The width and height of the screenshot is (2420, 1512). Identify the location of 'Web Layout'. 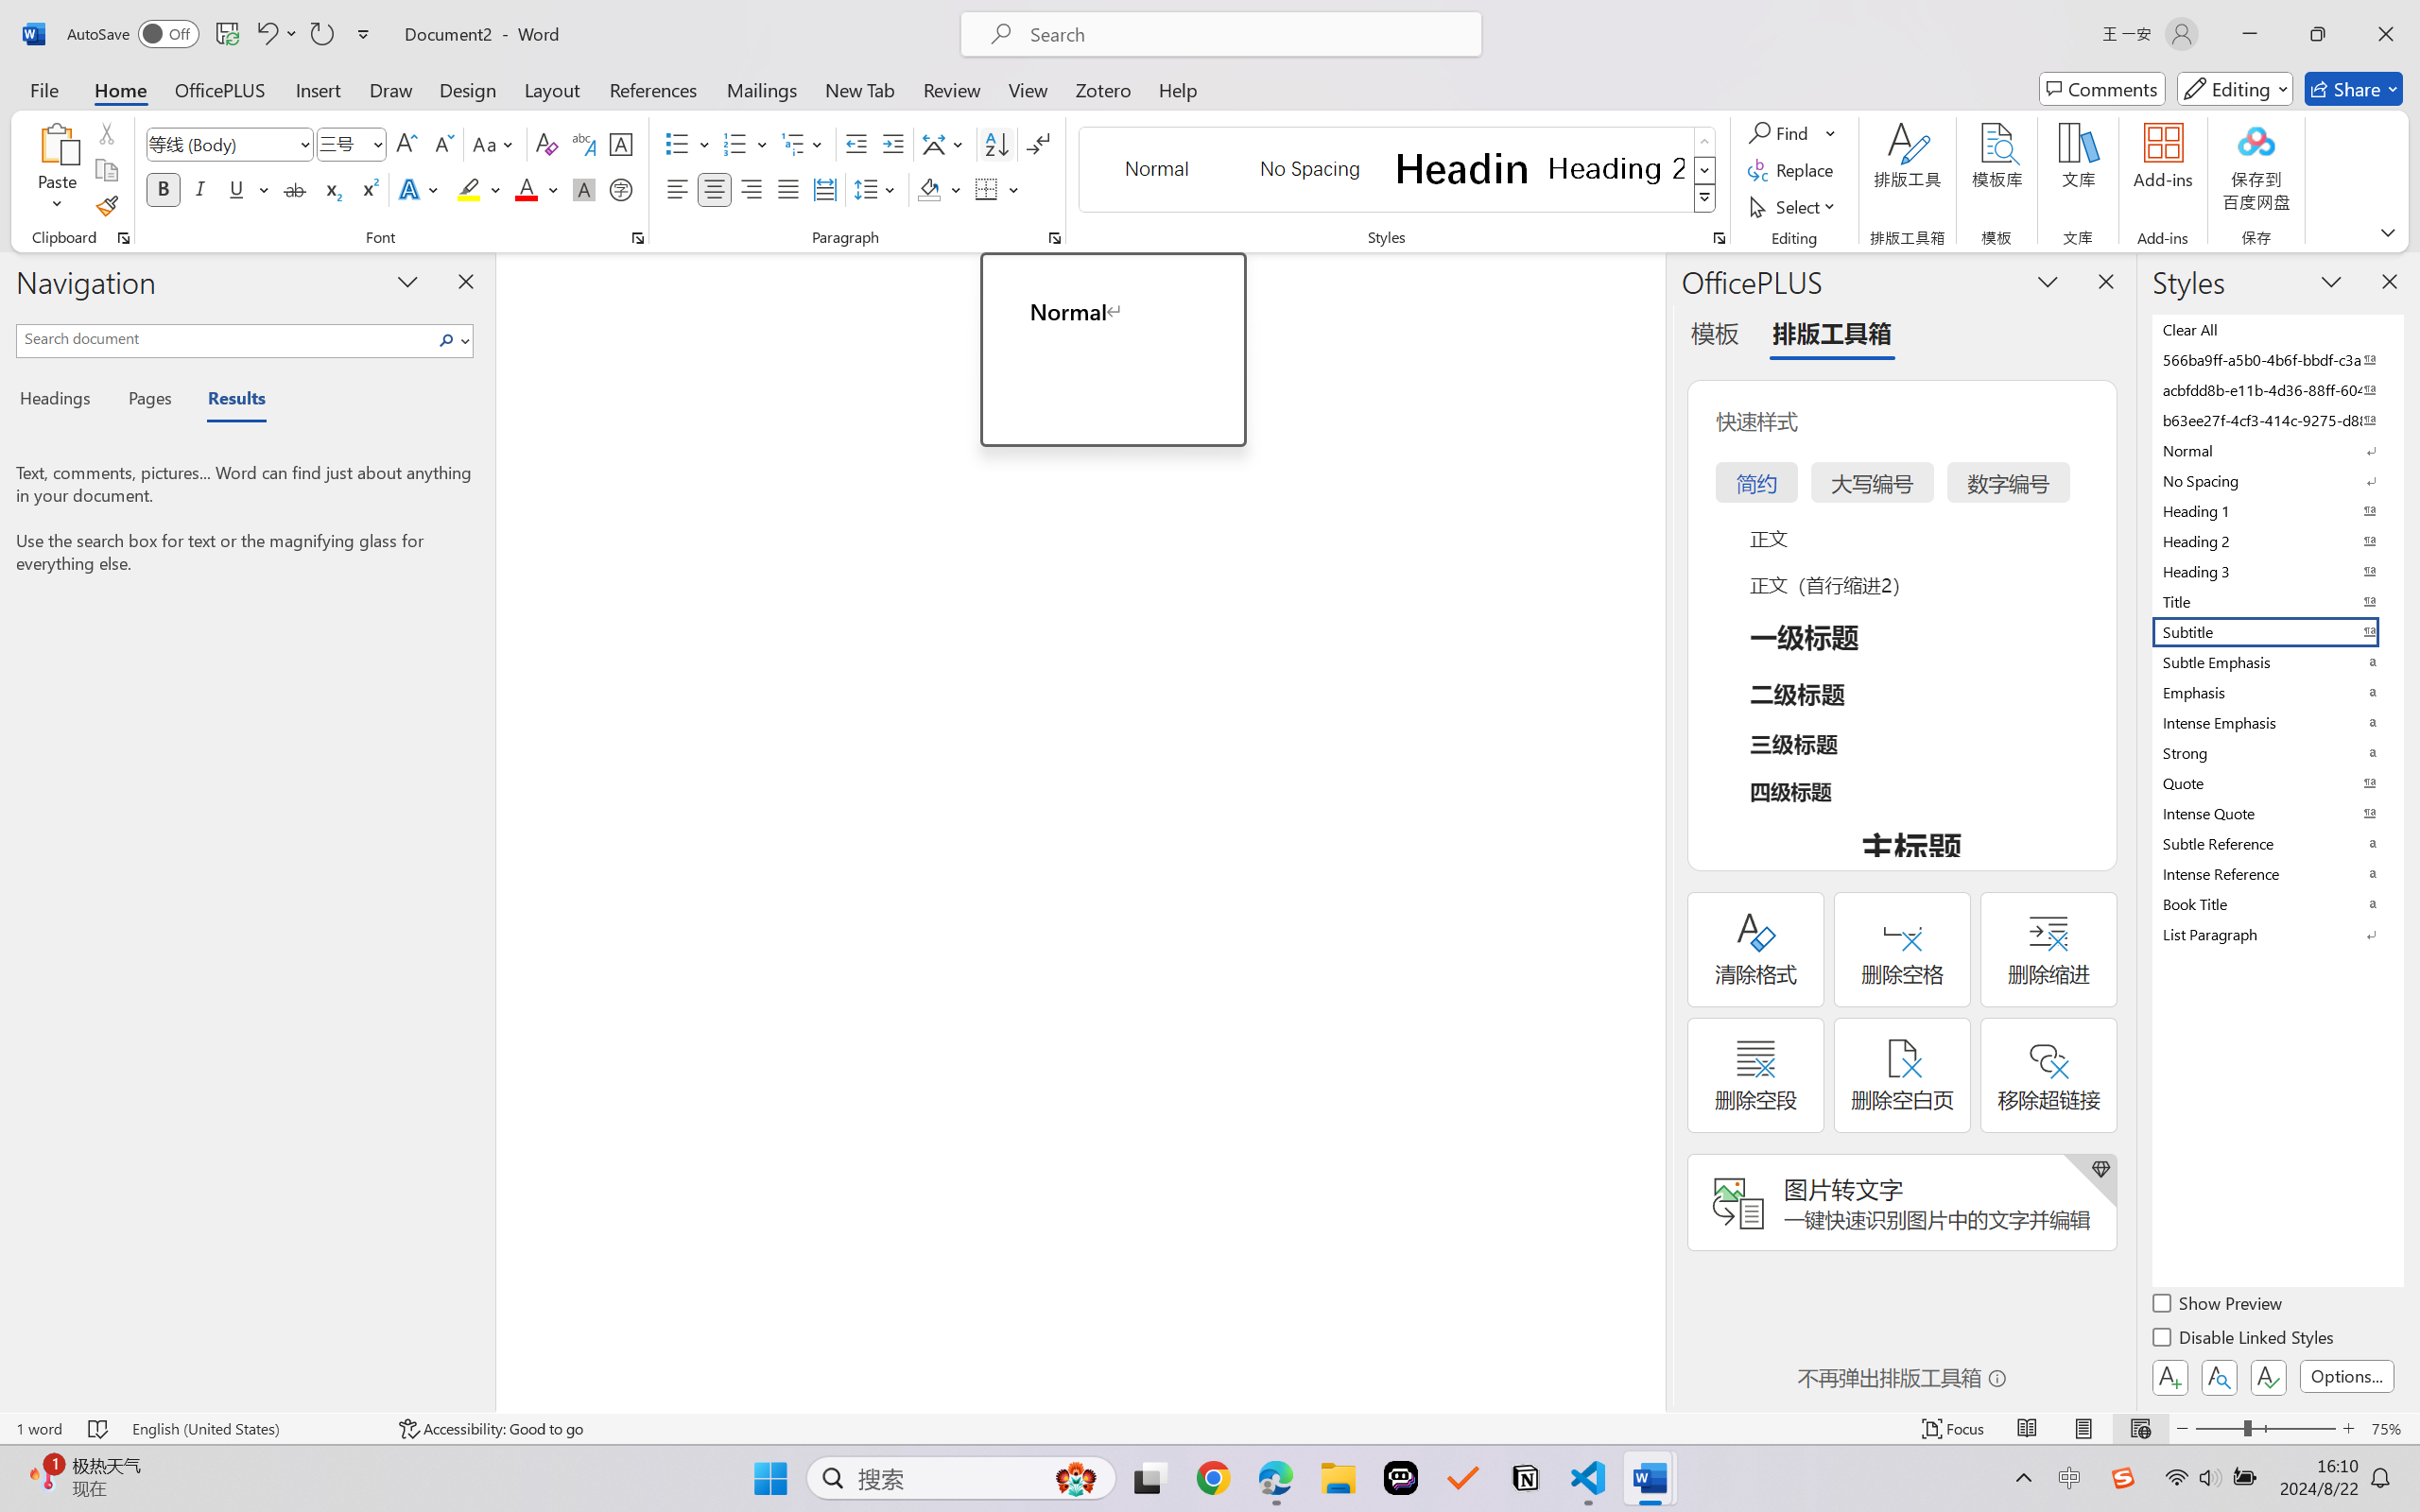
(2139, 1428).